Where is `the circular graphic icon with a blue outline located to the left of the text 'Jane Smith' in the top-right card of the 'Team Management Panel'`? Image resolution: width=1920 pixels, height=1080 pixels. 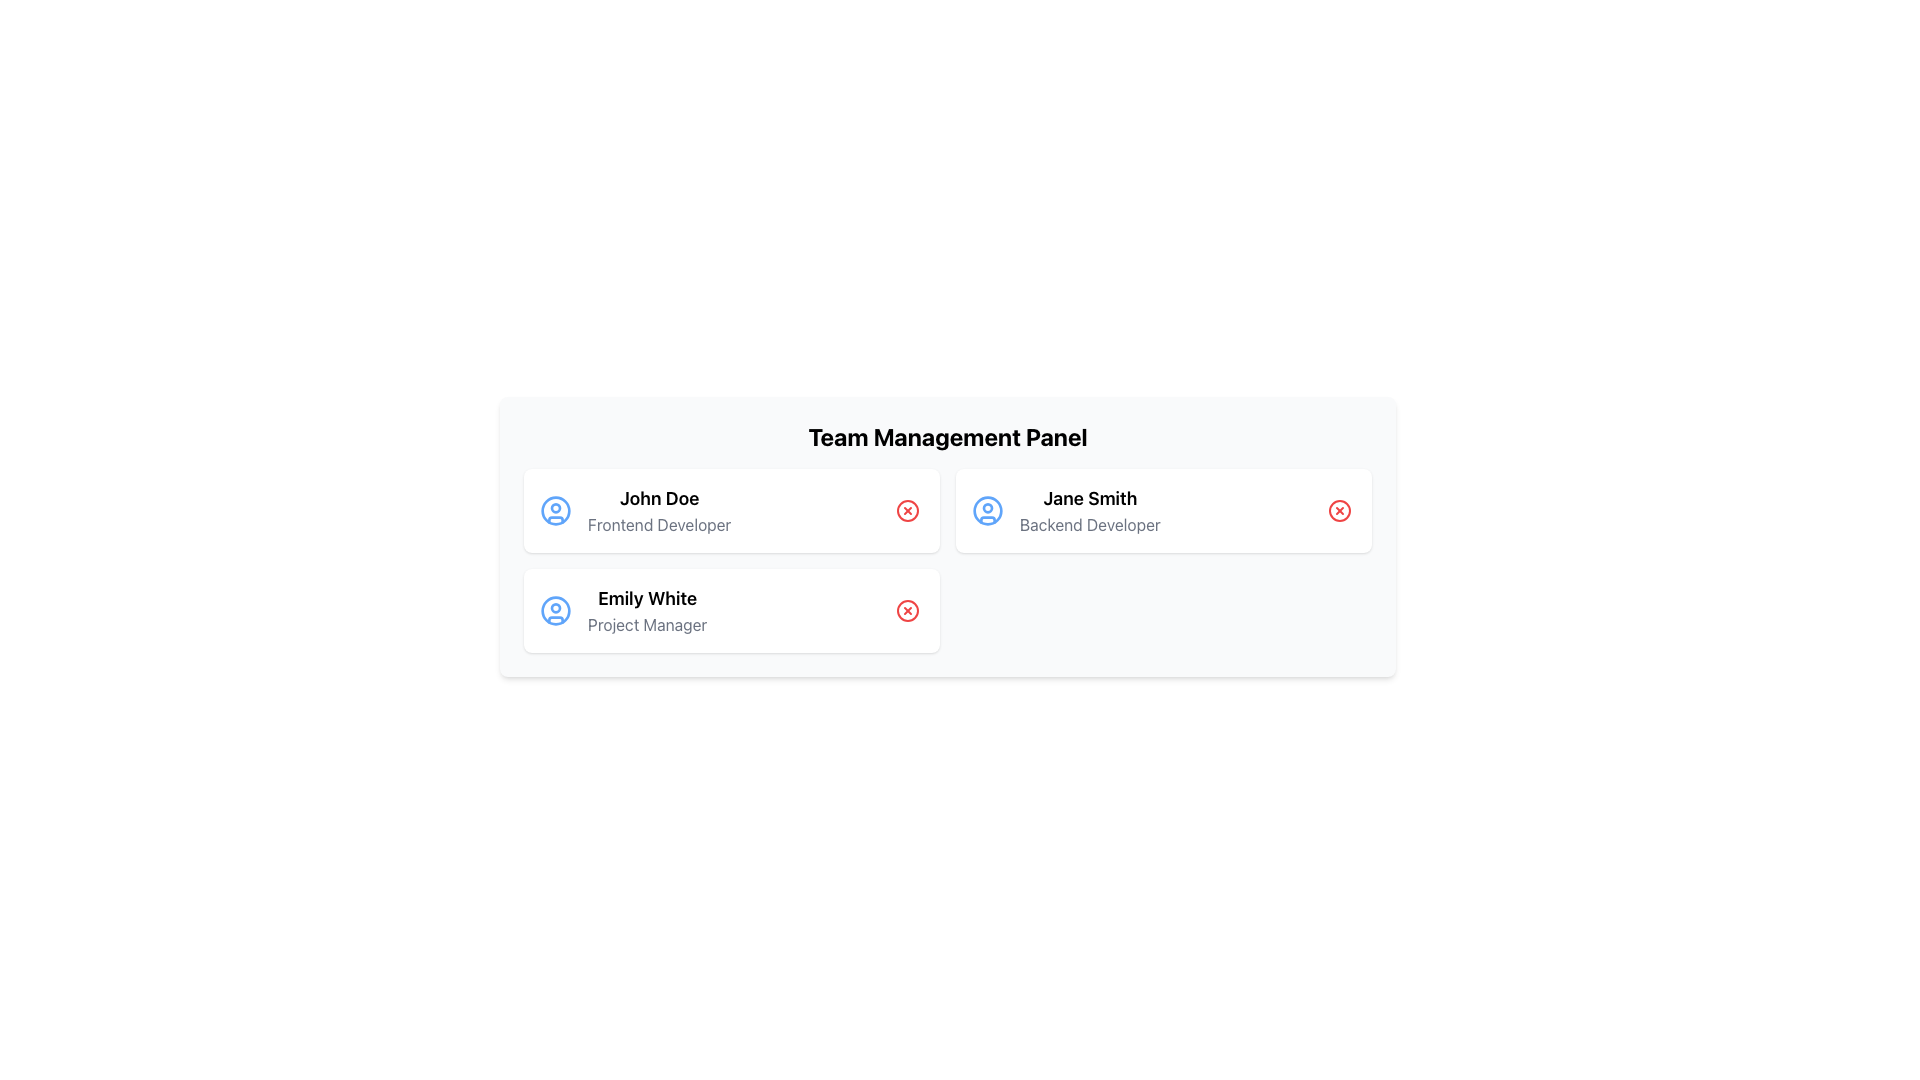
the circular graphic icon with a blue outline located to the left of the text 'Jane Smith' in the top-right card of the 'Team Management Panel' is located at coordinates (988, 508).